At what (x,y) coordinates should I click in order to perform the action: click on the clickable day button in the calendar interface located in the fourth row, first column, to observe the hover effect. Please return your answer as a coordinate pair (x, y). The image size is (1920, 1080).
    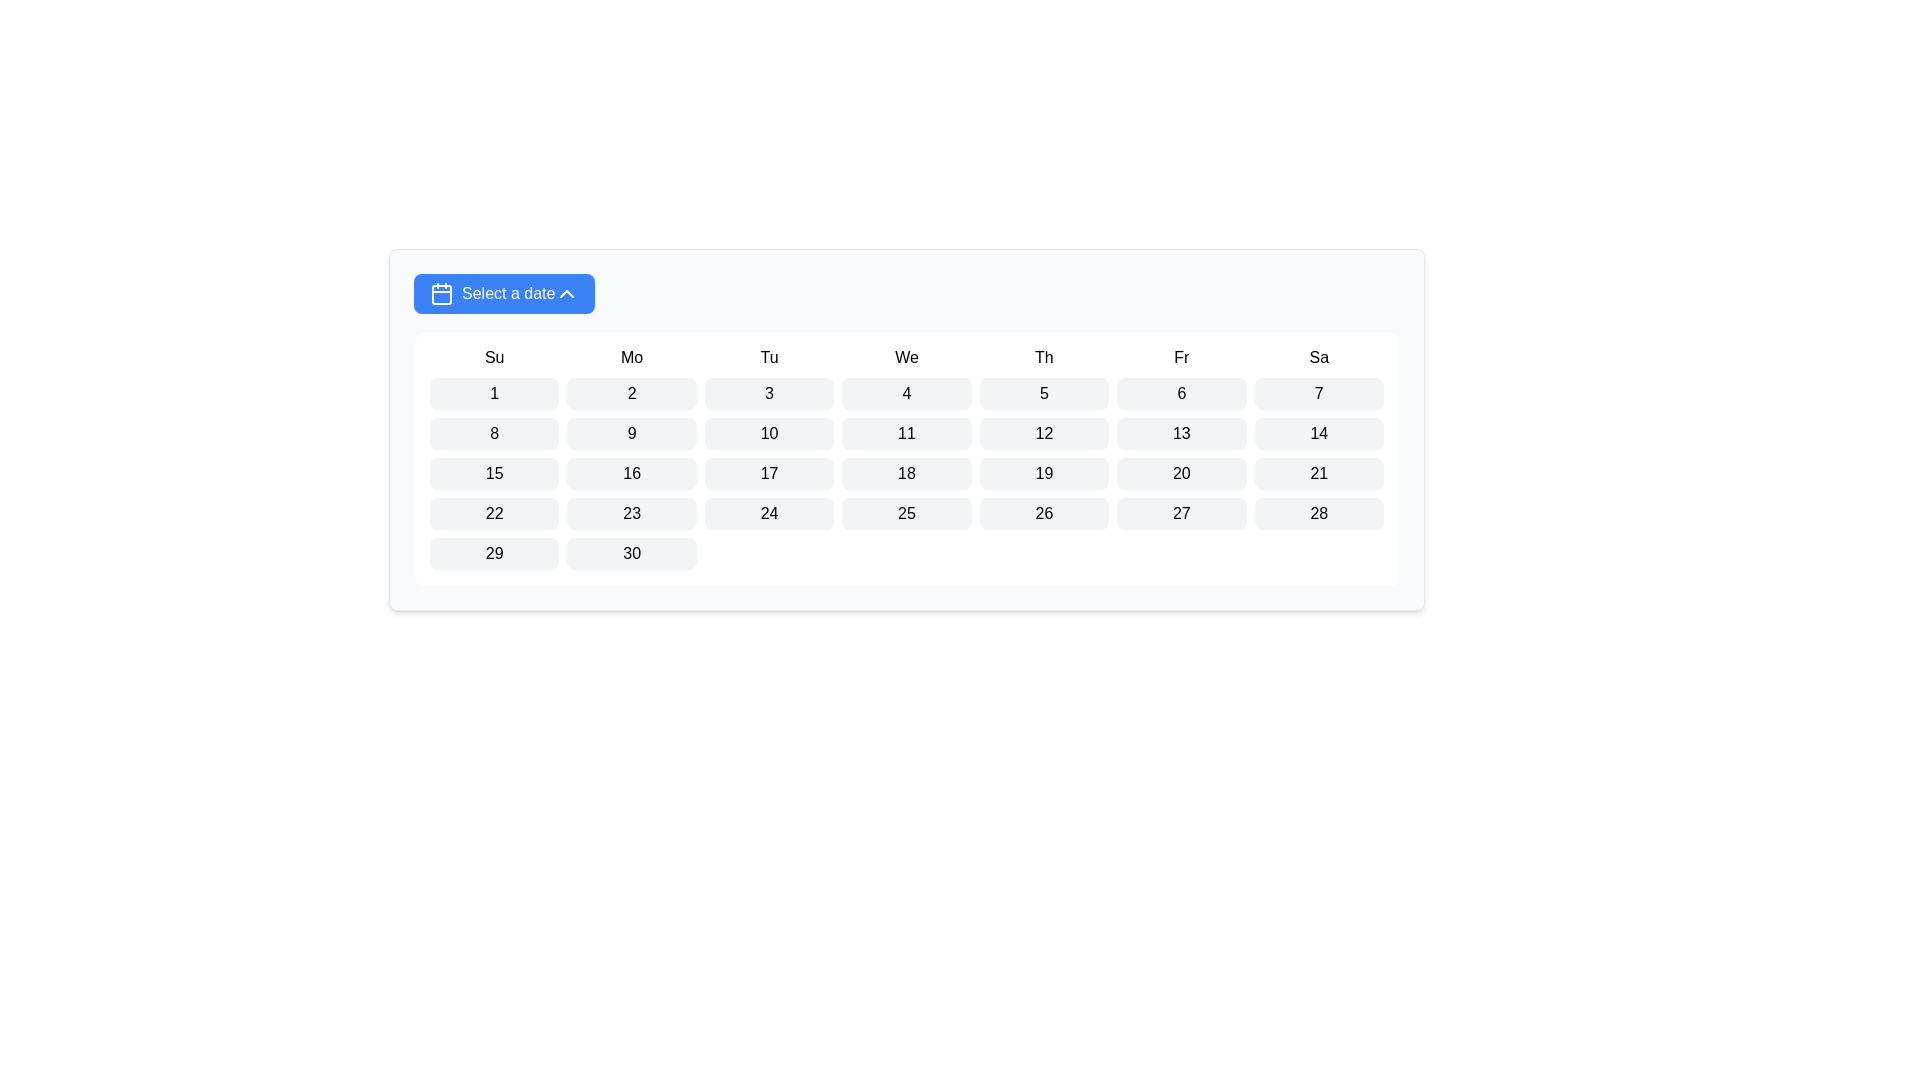
    Looking at the image, I should click on (494, 474).